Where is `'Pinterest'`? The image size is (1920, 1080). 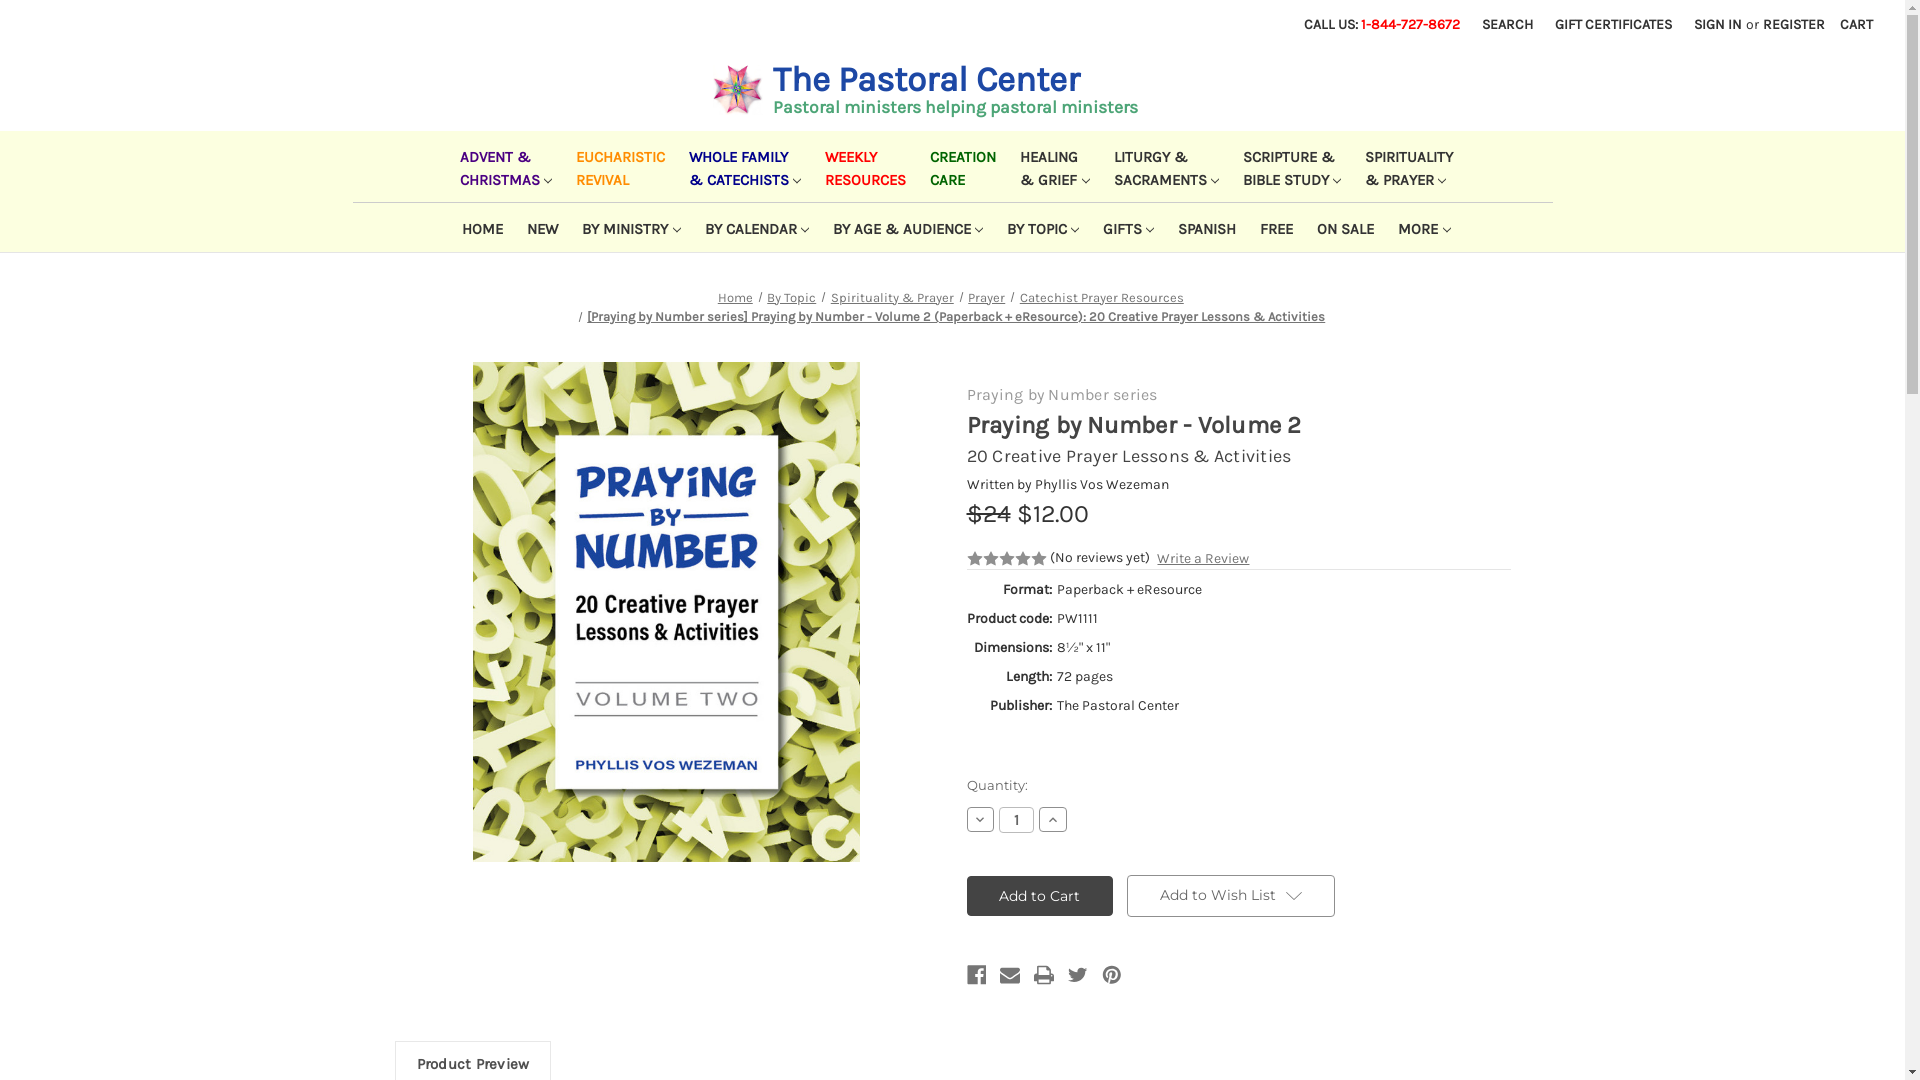 'Pinterest' is located at coordinates (1111, 974).